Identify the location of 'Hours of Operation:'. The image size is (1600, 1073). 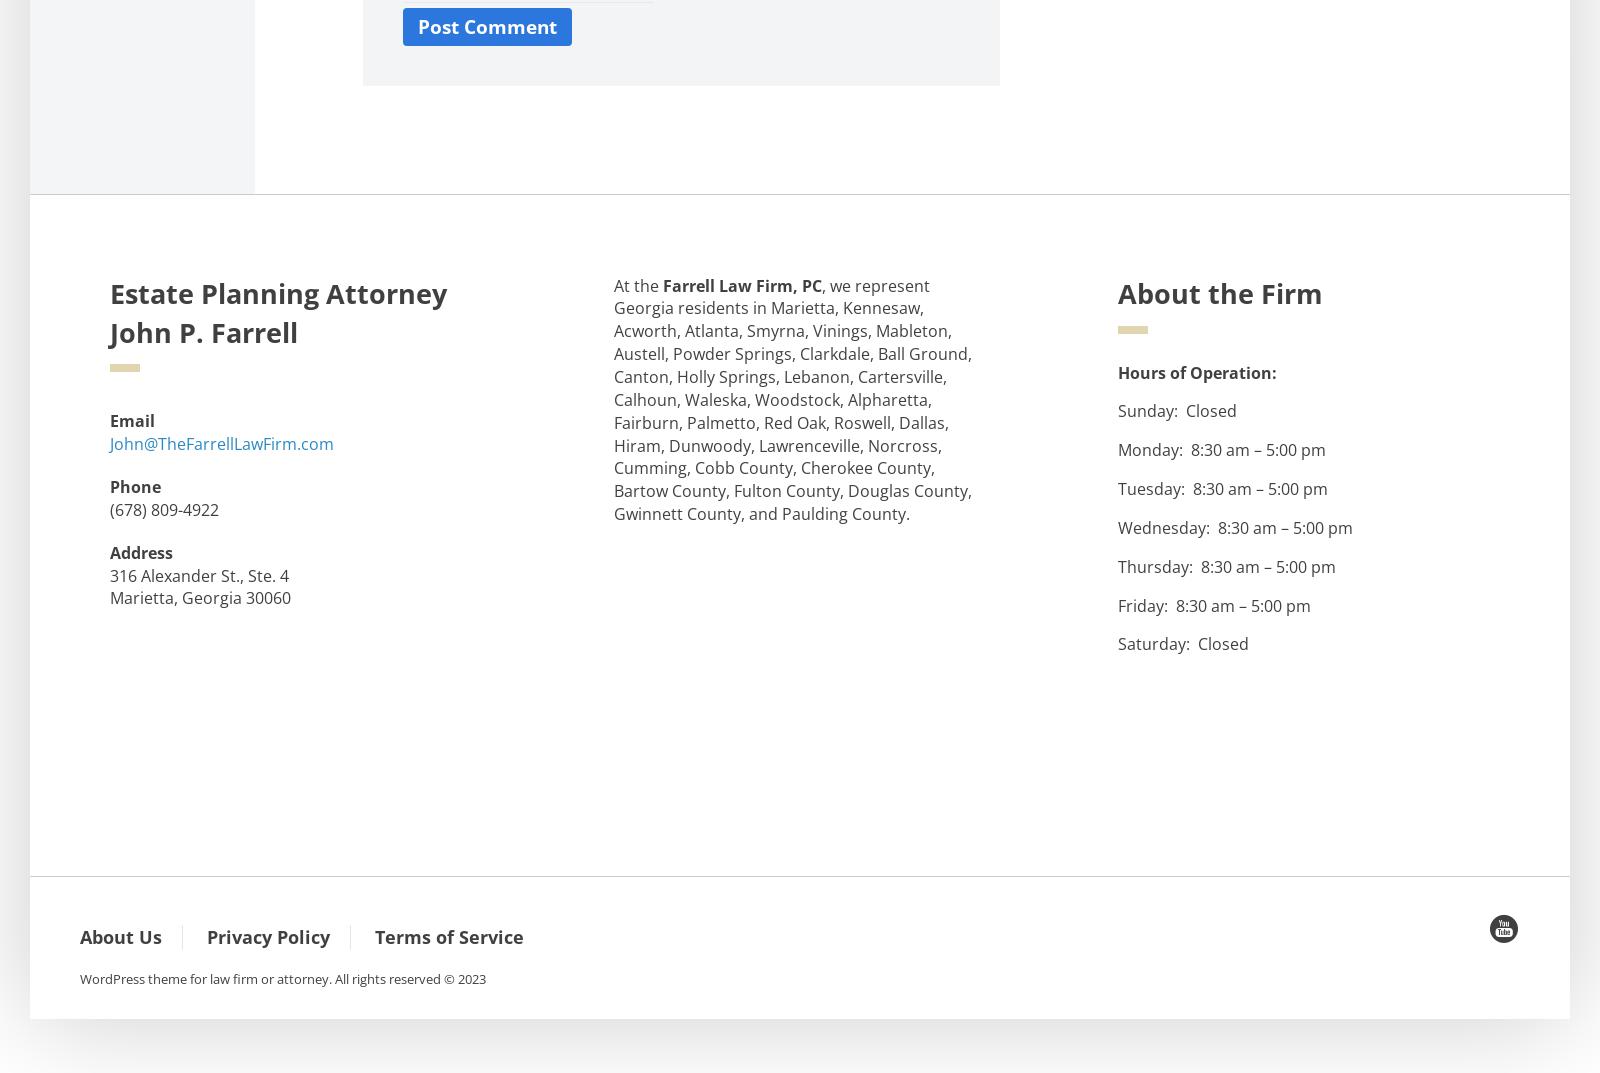
(1197, 371).